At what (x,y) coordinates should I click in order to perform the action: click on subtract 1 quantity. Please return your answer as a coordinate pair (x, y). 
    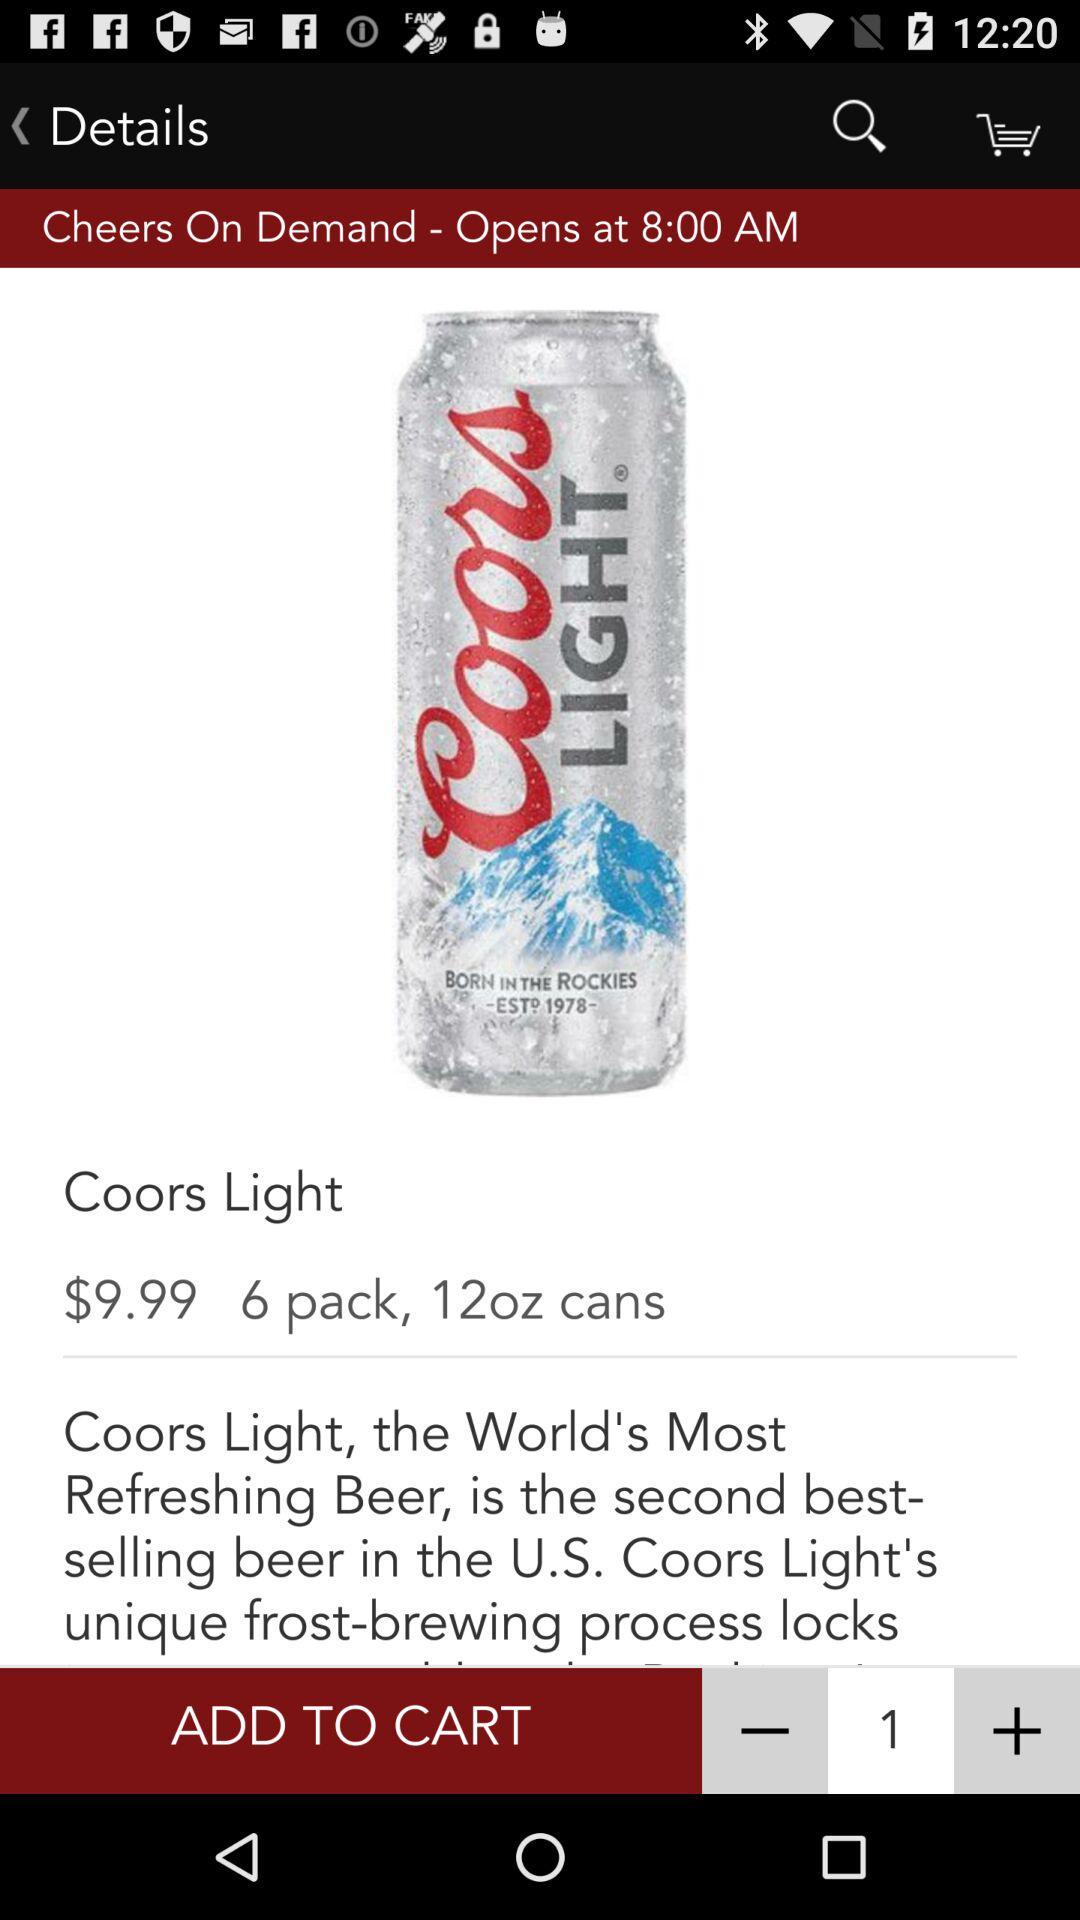
    Looking at the image, I should click on (764, 1730).